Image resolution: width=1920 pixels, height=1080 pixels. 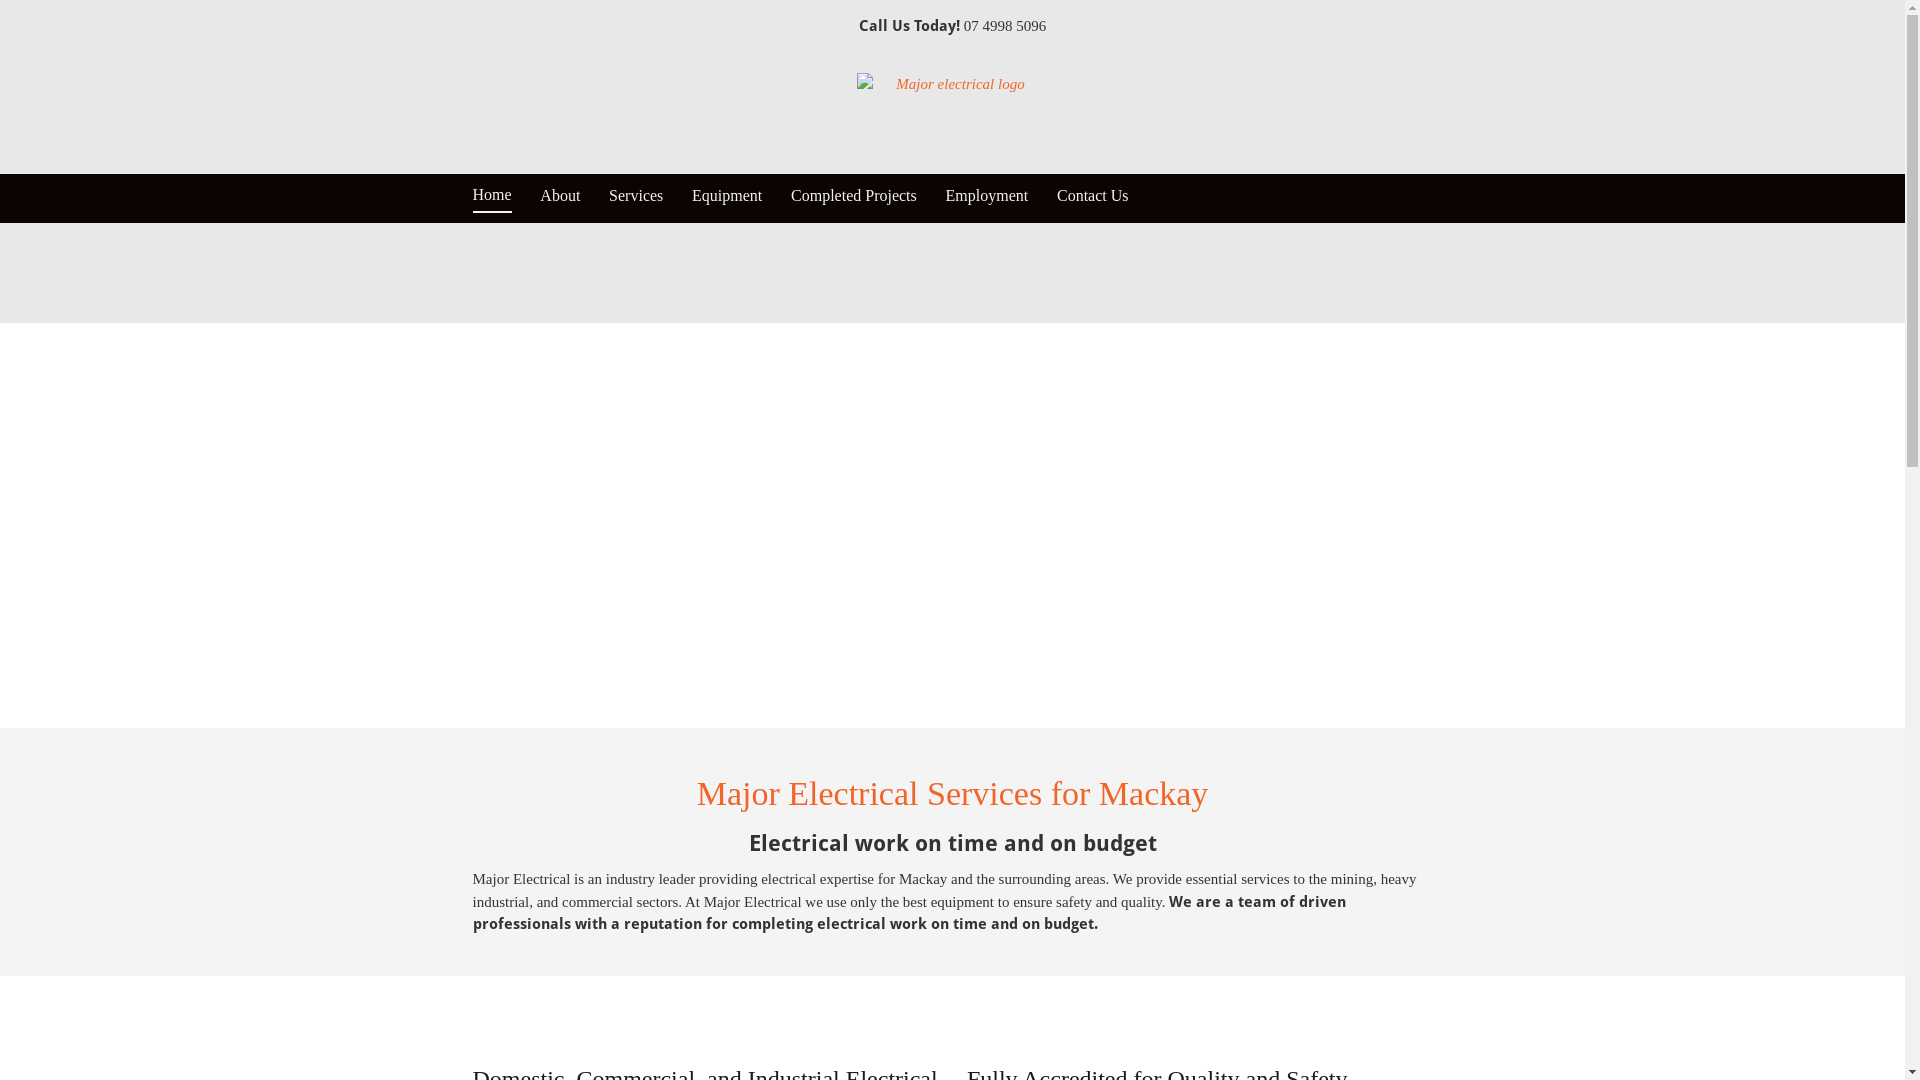 I want to click on 'Home', so click(x=470, y=199).